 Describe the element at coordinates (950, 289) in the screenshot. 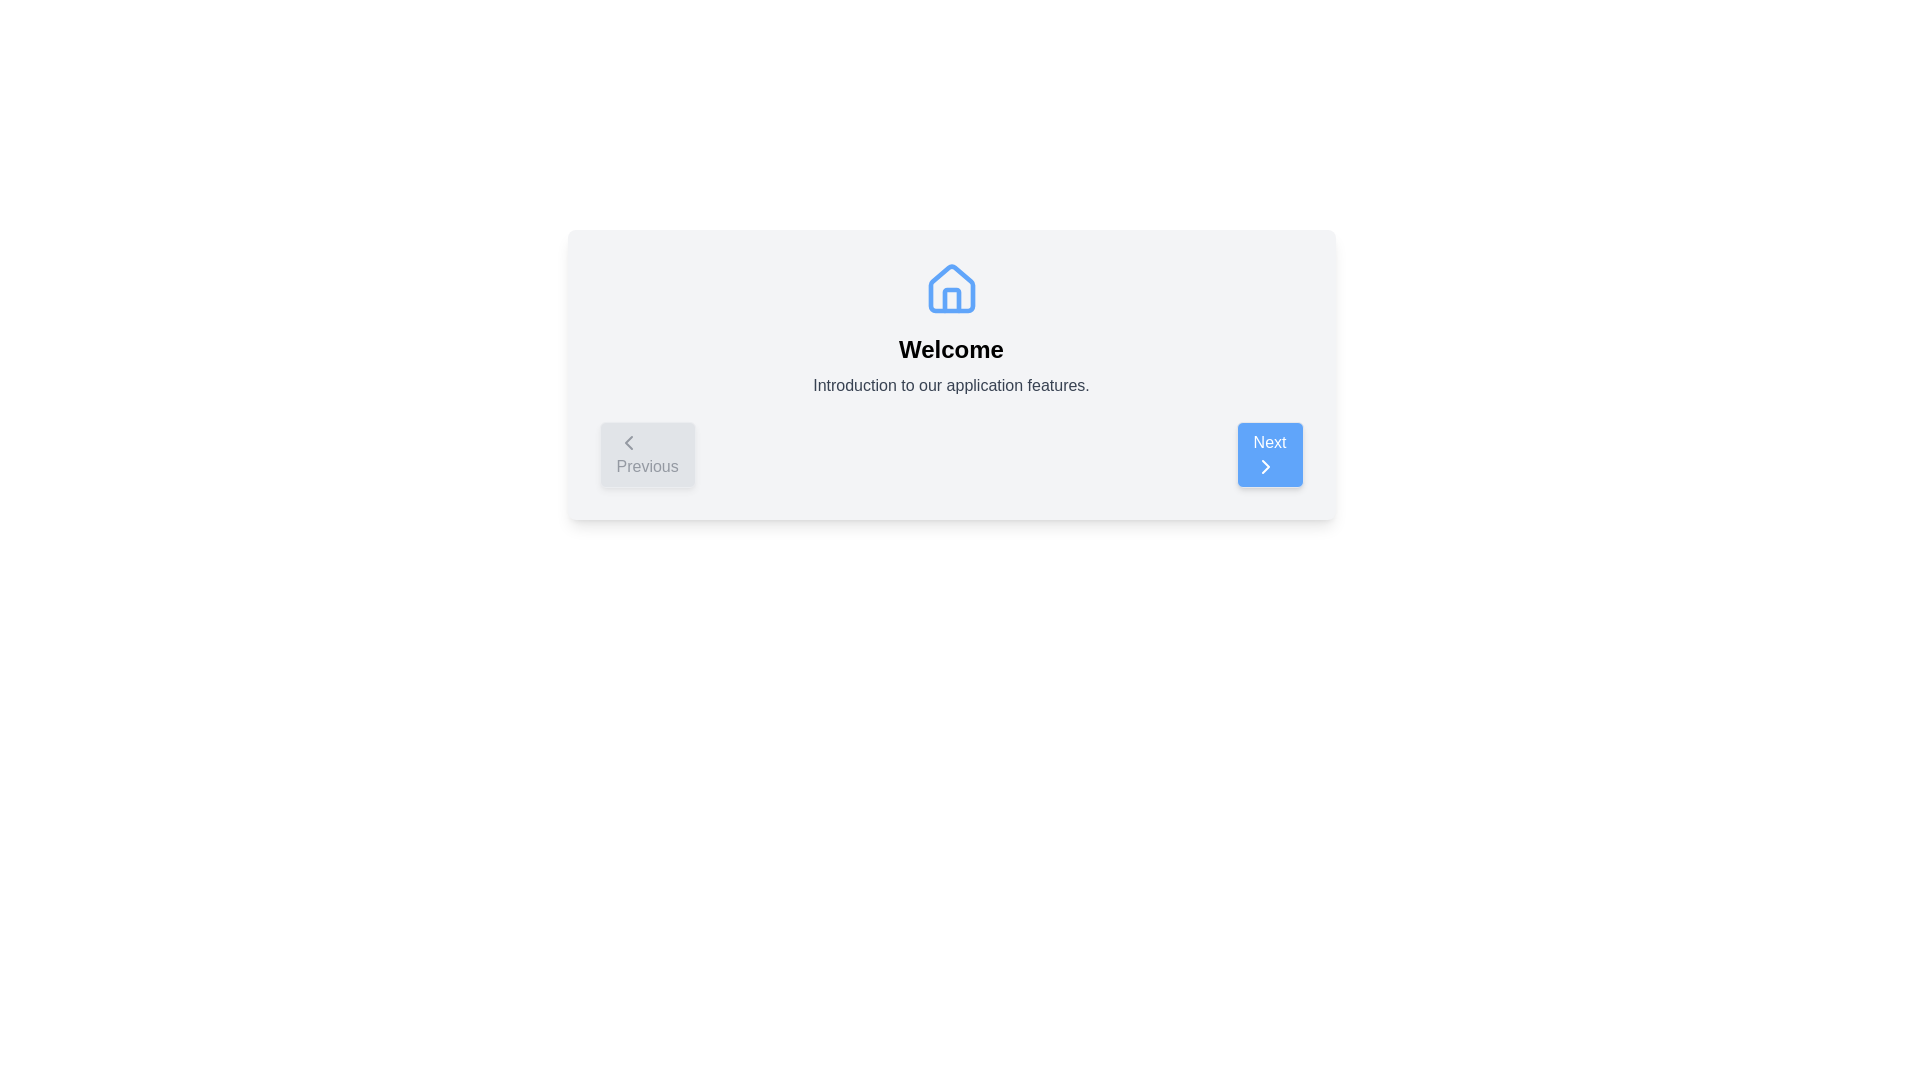

I see `the decorative icon that symbolizes the home or main page of the application, which is centrally positioned above the text 'Introduction to our application features.'` at that location.